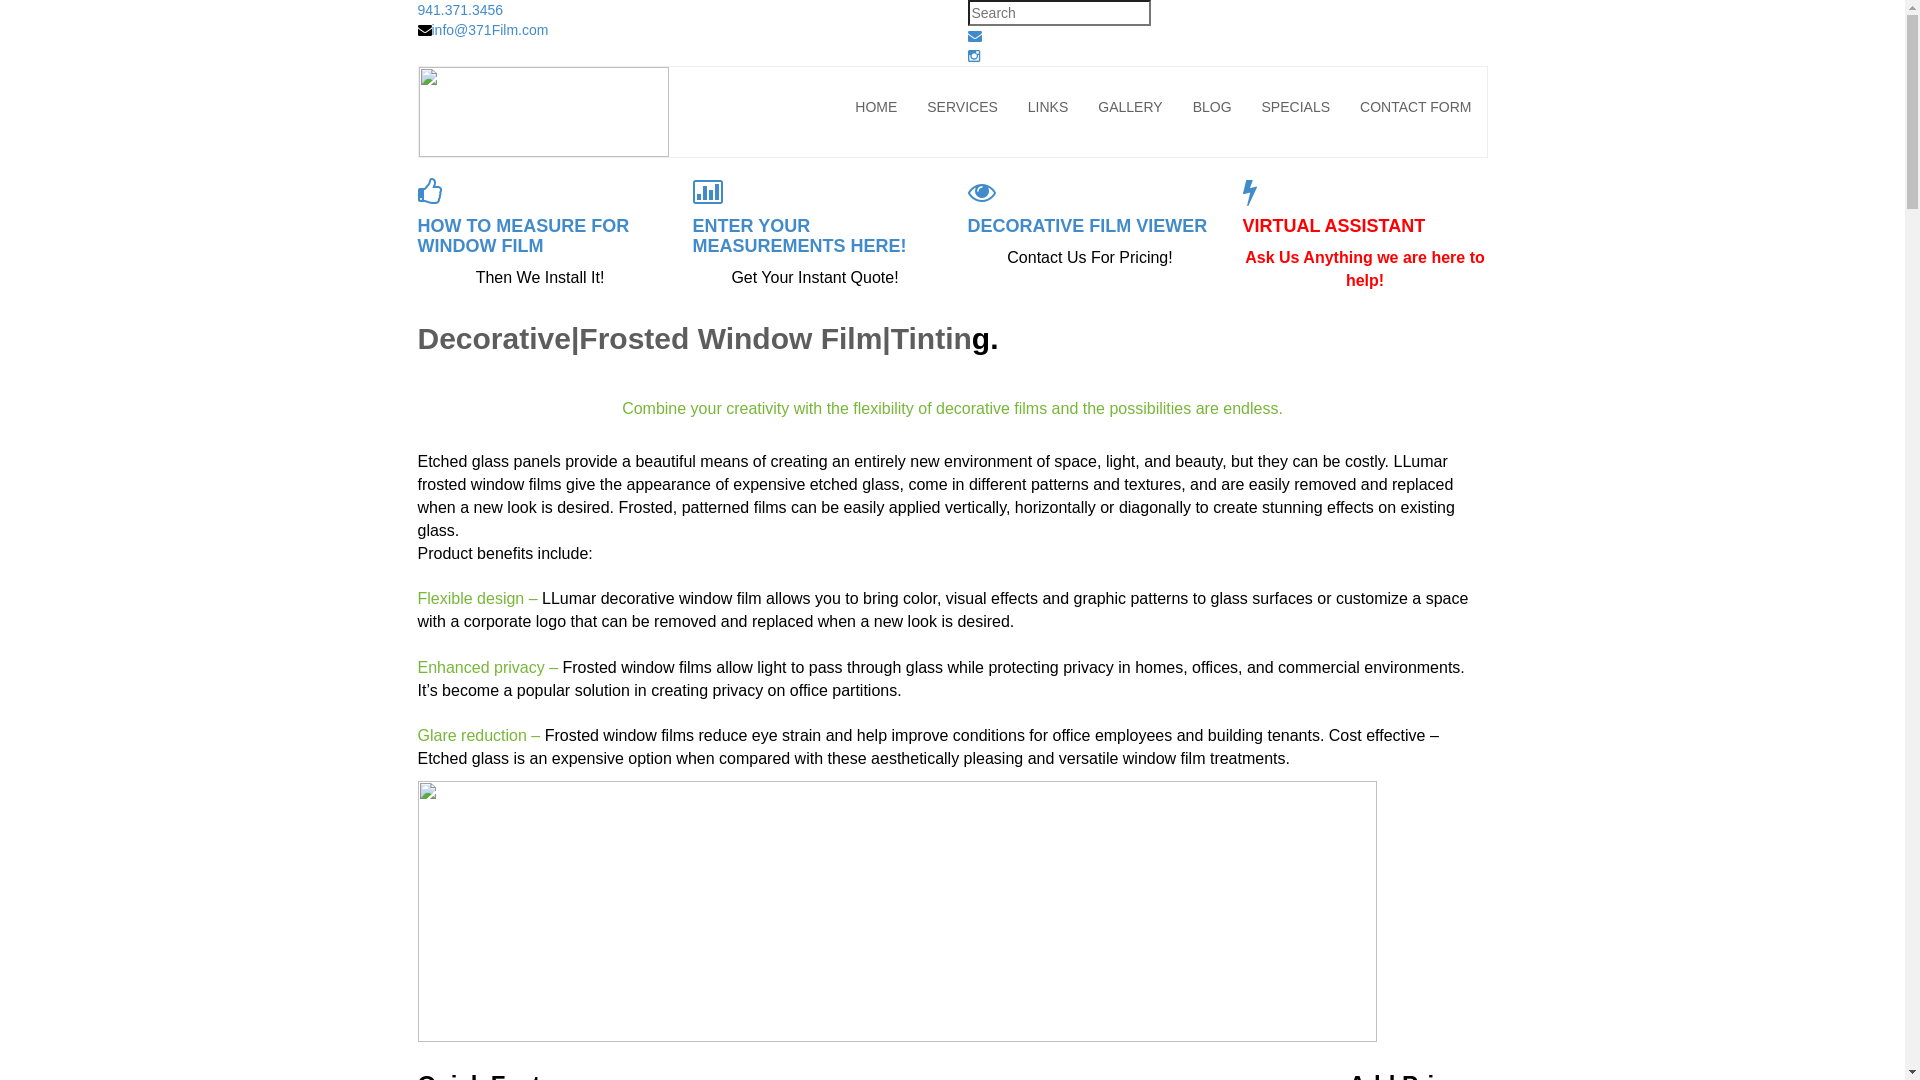 The image size is (1920, 1080). What do you see at coordinates (490, 30) in the screenshot?
I see `'info@371Film.com'` at bounding box center [490, 30].